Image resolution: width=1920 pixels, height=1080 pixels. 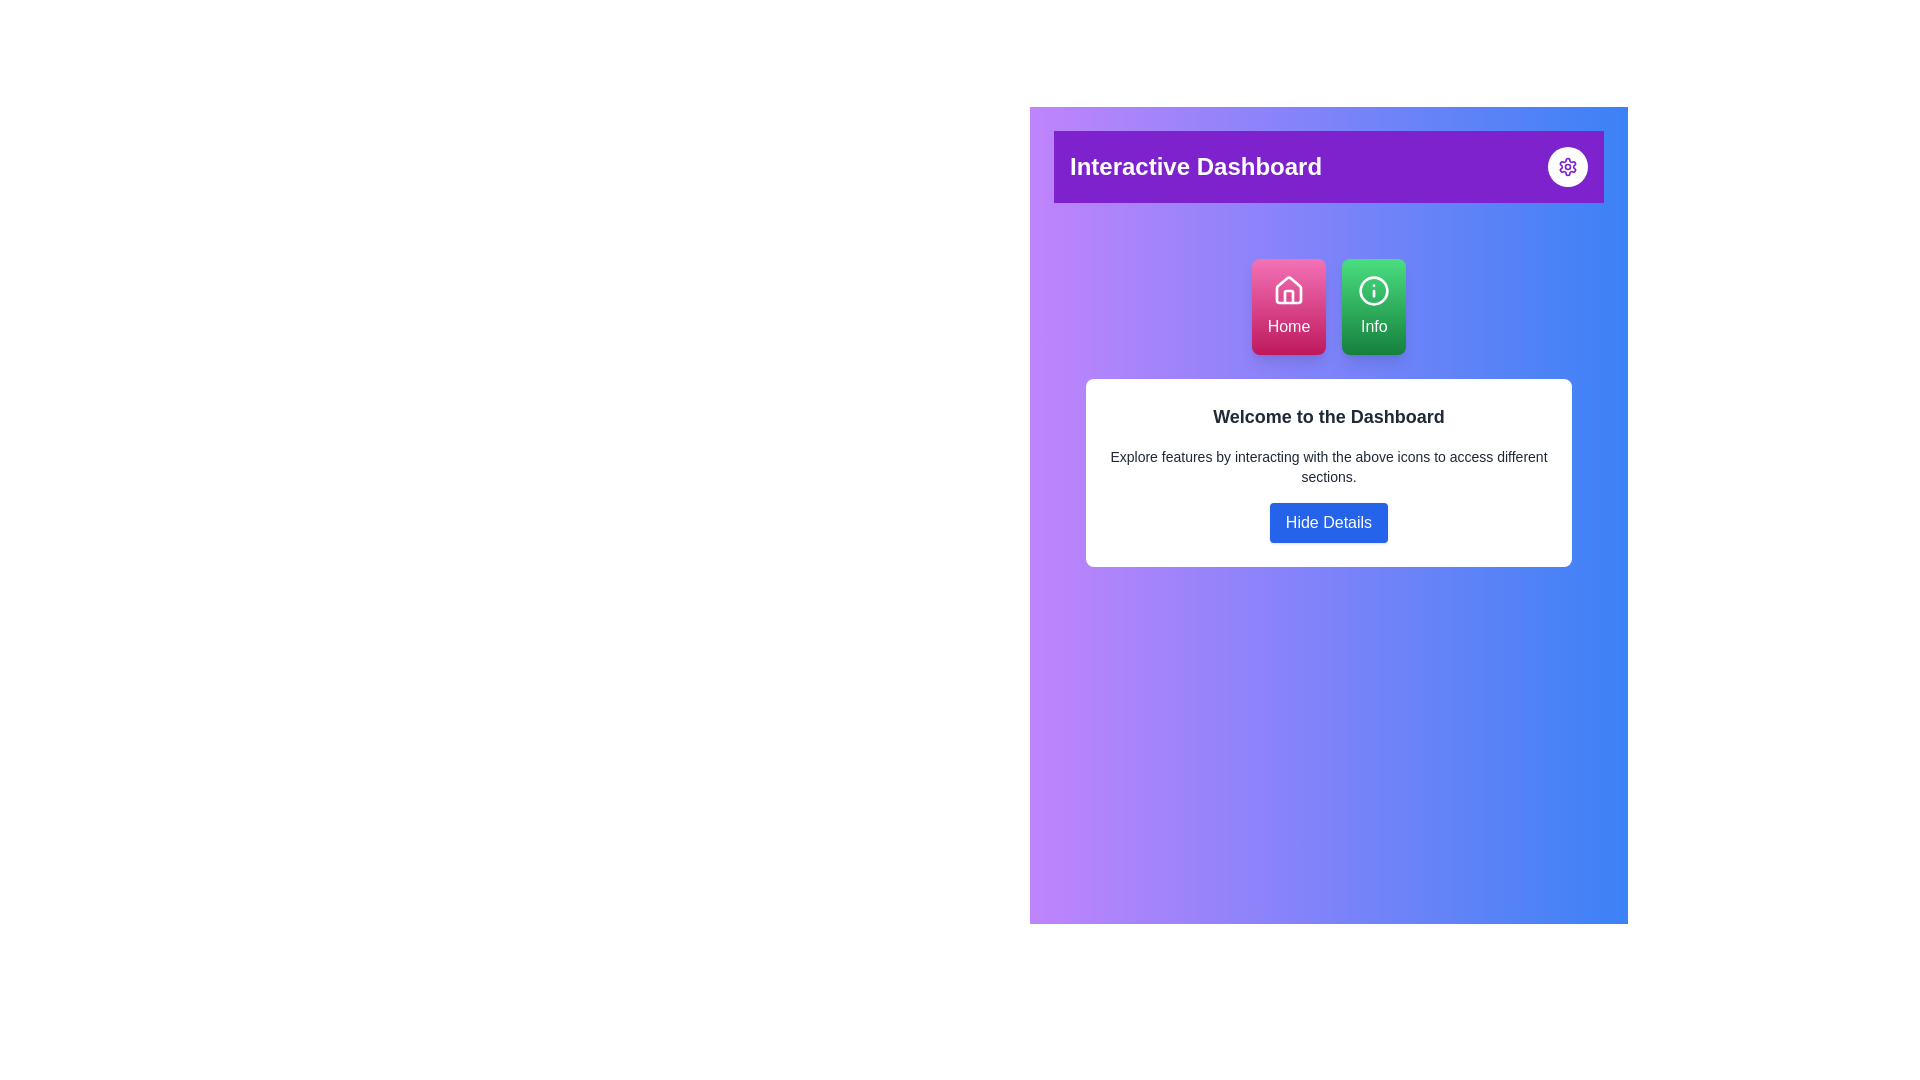 What do you see at coordinates (1329, 466) in the screenshot?
I see `the text paragraph that reads 'Explore features by interacting with the above icons` at bounding box center [1329, 466].